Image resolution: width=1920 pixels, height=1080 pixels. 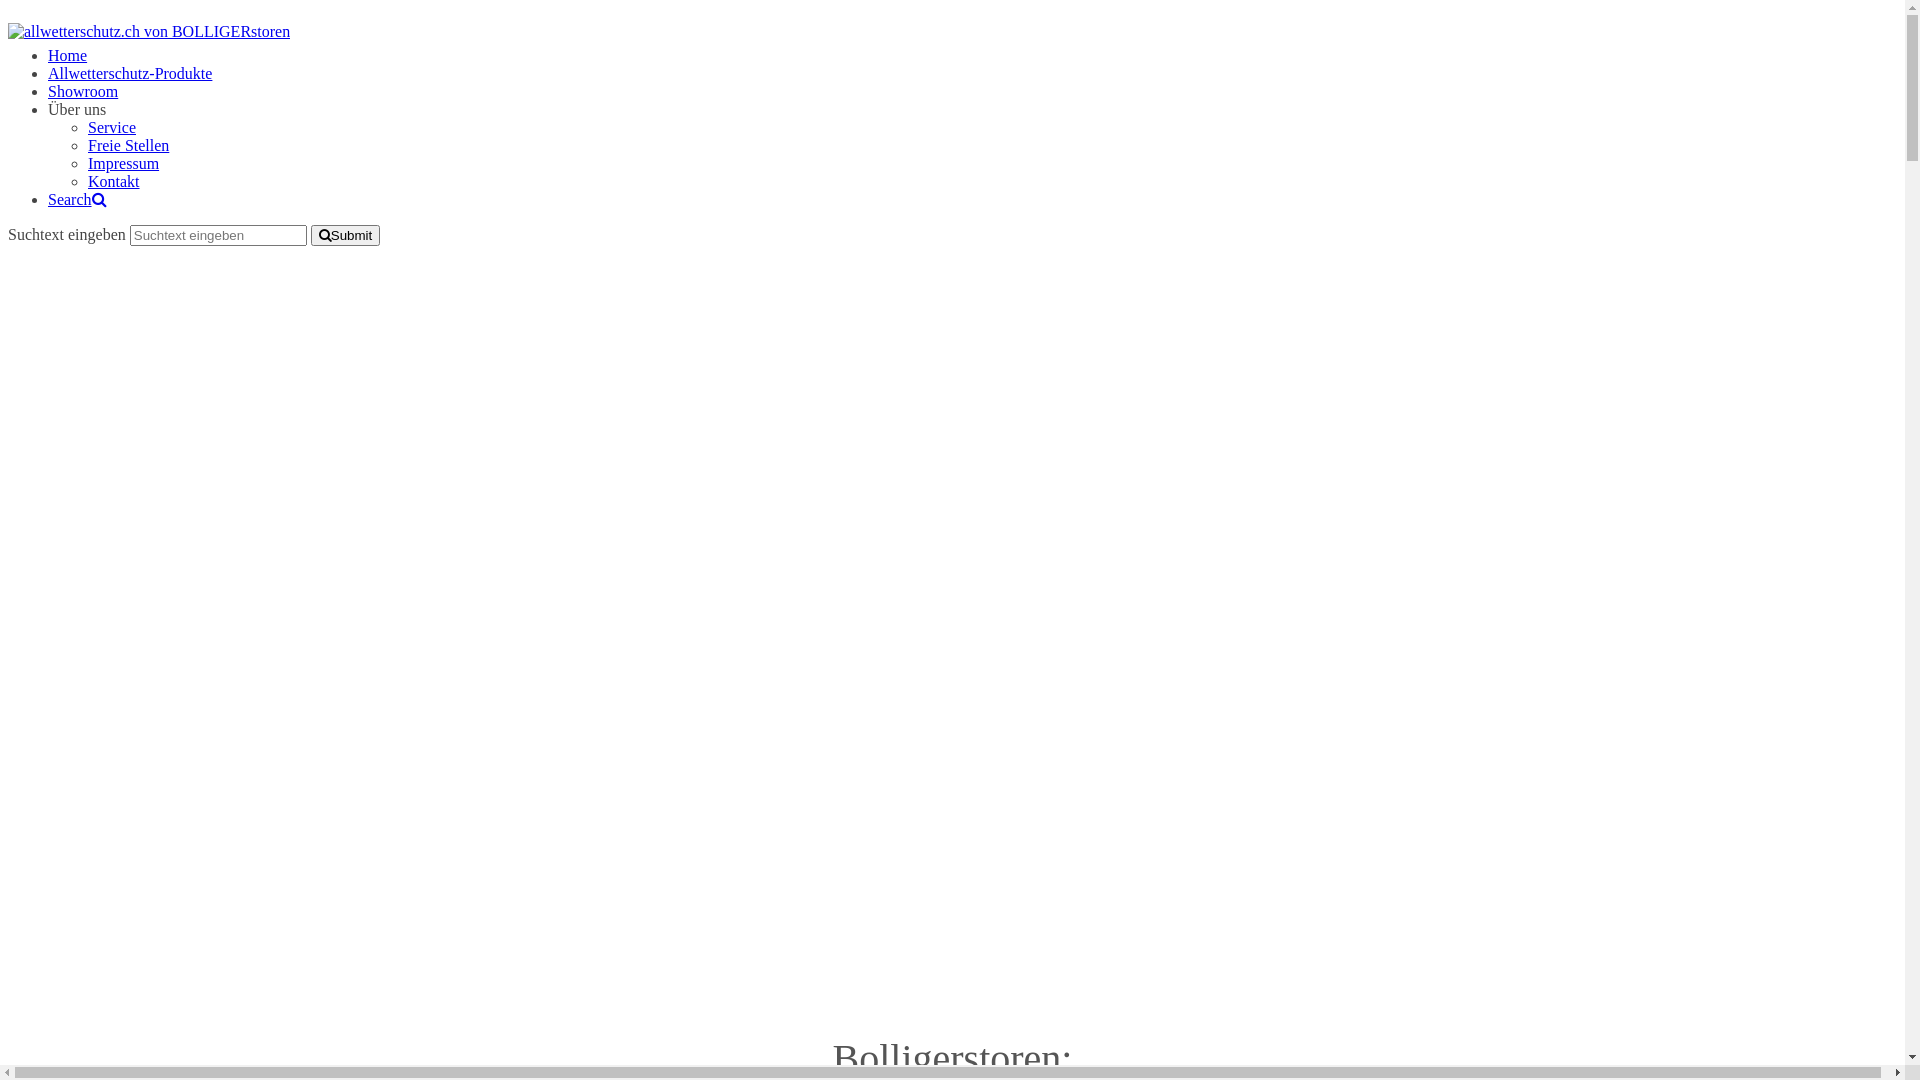 I want to click on 'Search', so click(x=77, y=199).